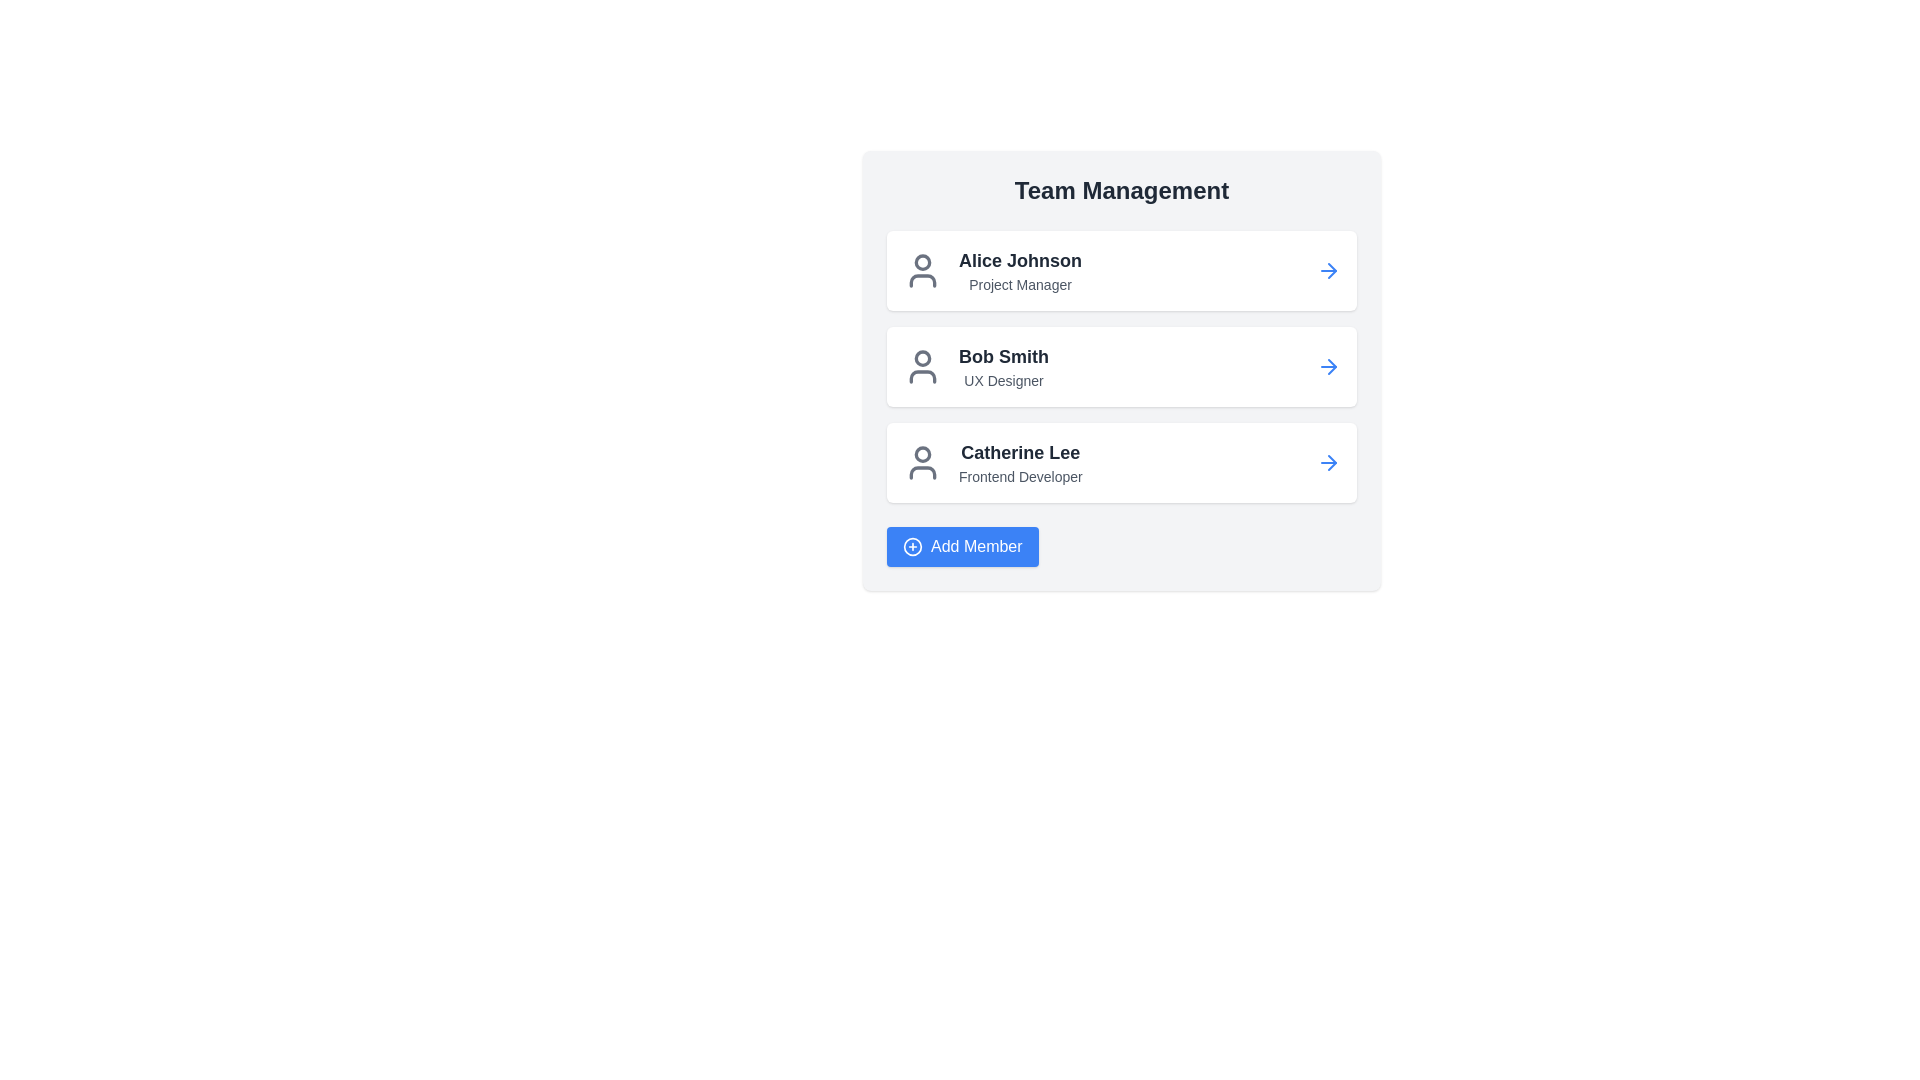 The width and height of the screenshot is (1920, 1080). I want to click on the SVG circle element that visually represents the head of the user icon for 'Alice Johnson', so click(921, 261).